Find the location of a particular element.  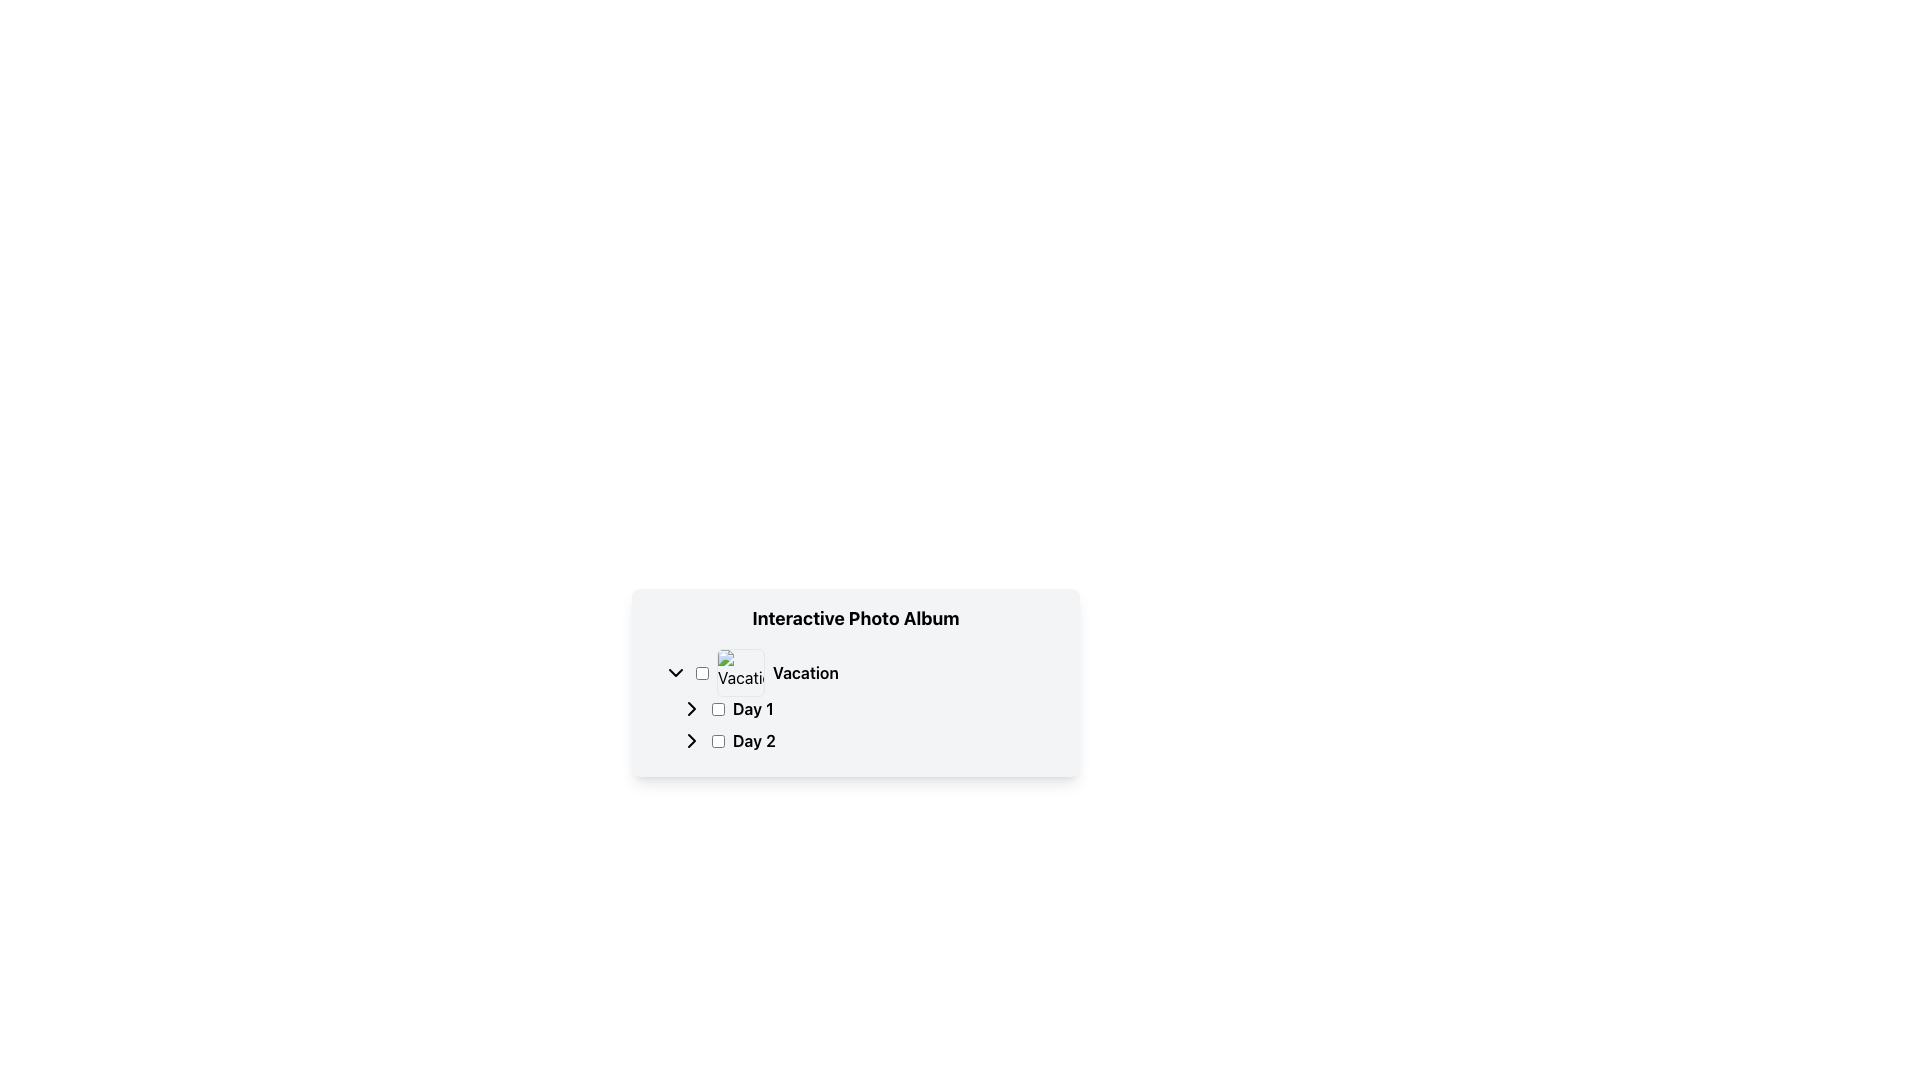

the rightward-pointing chevron icon that indicates expandable content next to 'Day 2' is located at coordinates (691, 740).